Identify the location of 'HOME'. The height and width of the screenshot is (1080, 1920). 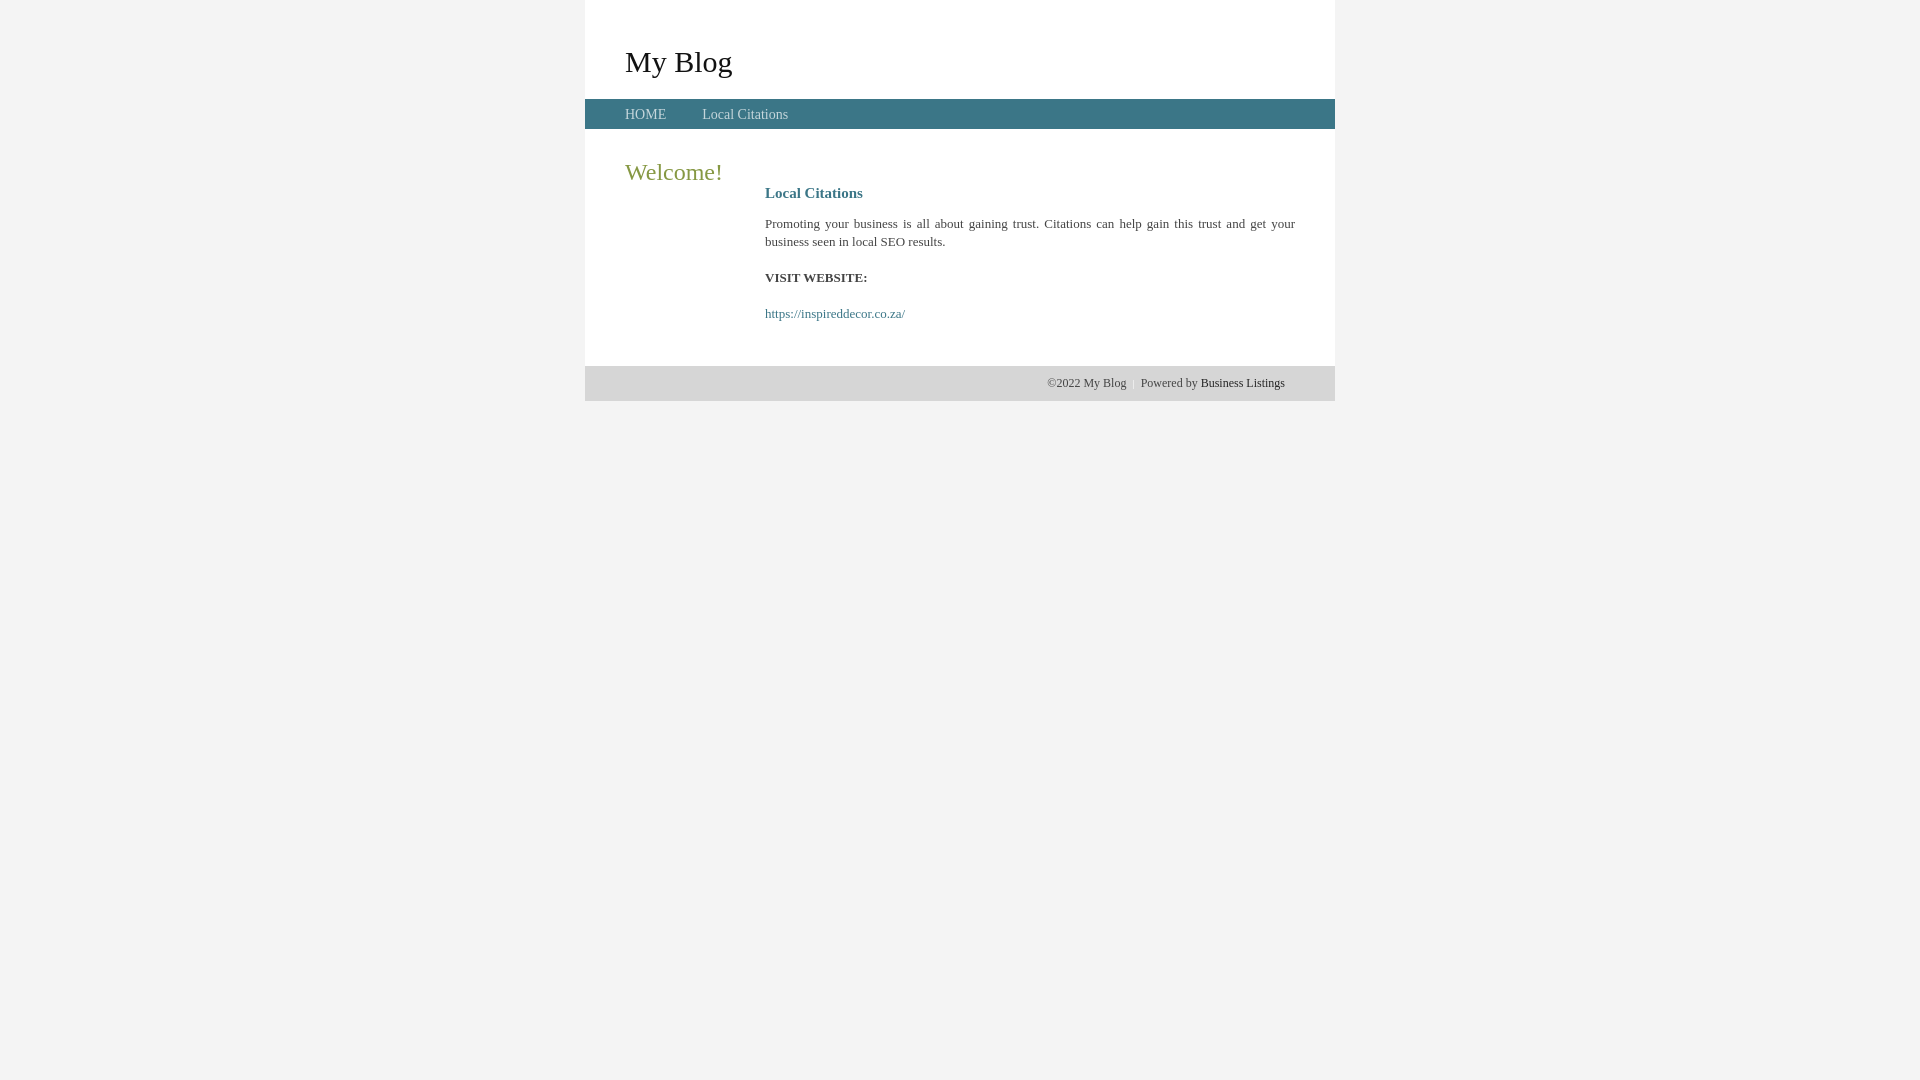
(623, 114).